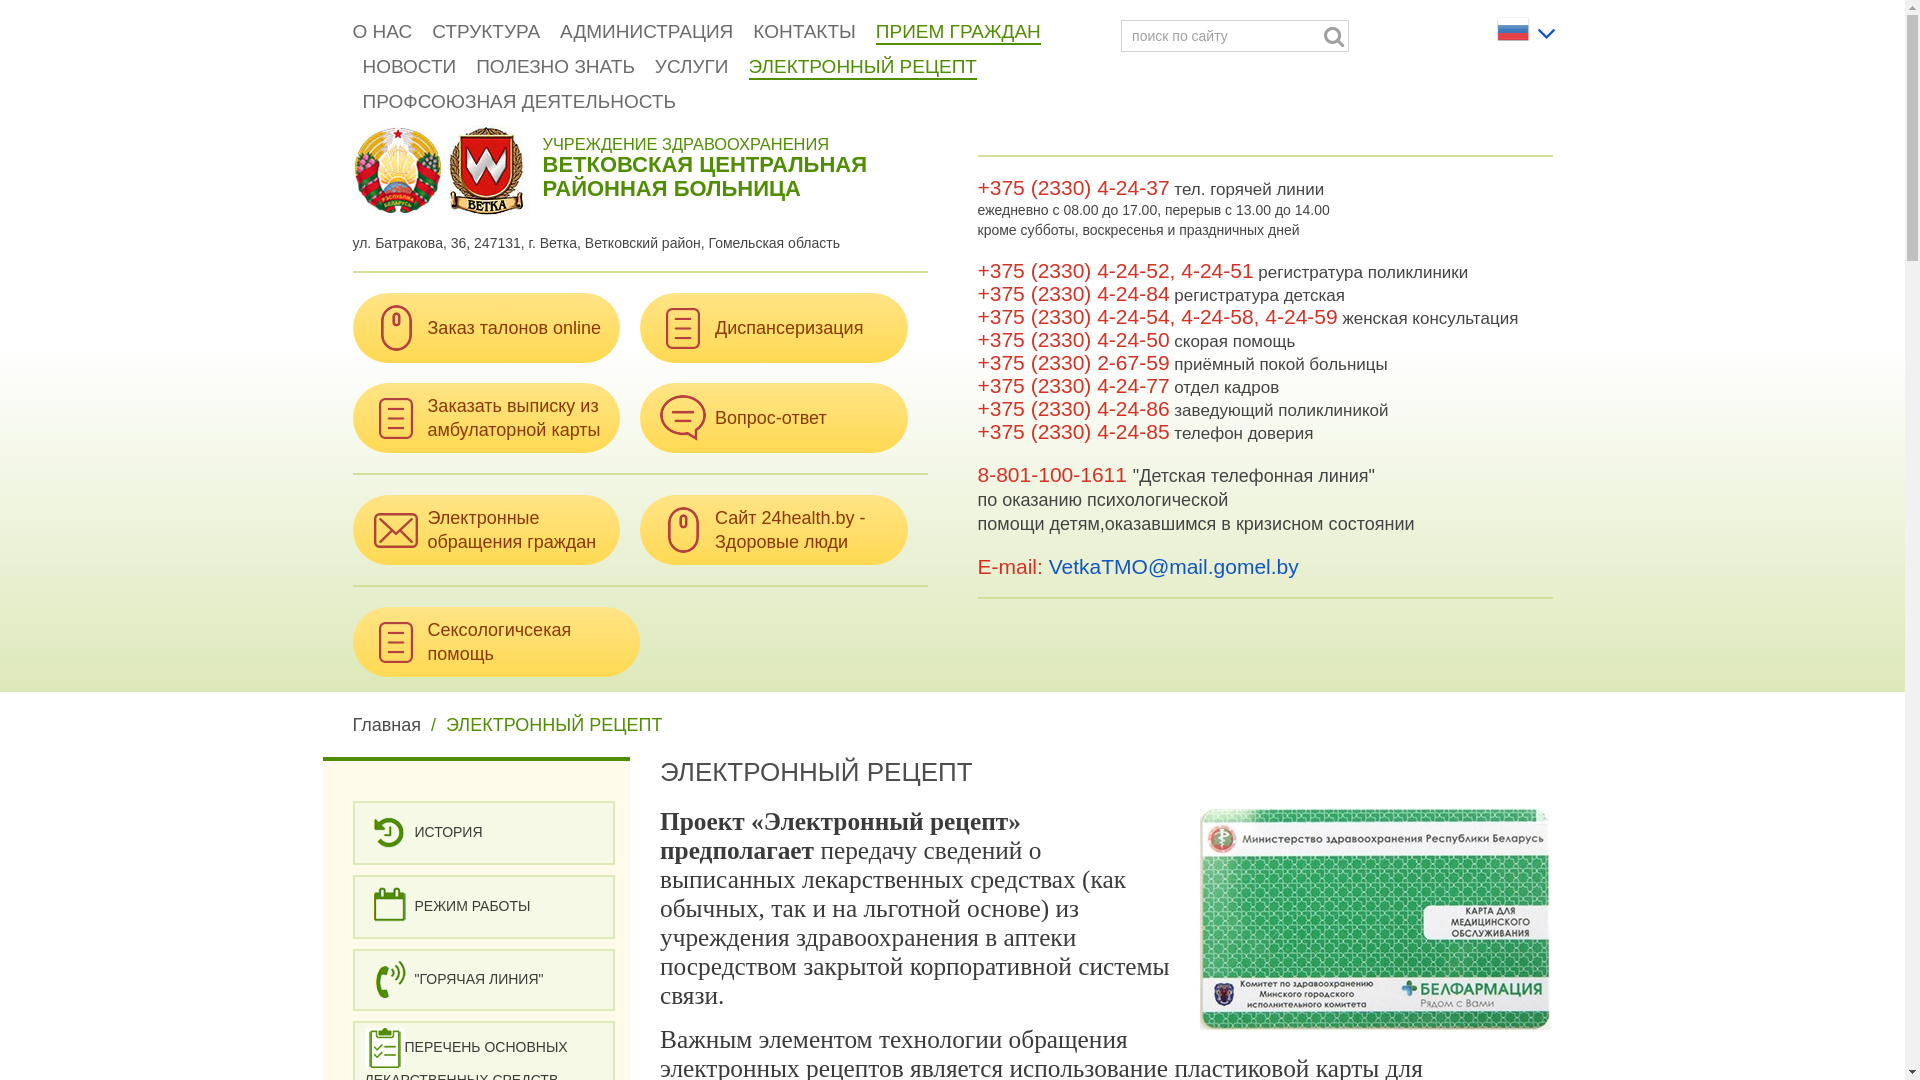 This screenshot has width=1920, height=1080. What do you see at coordinates (1174, 566) in the screenshot?
I see `'VetkaTMO@mail.gomel.by'` at bounding box center [1174, 566].